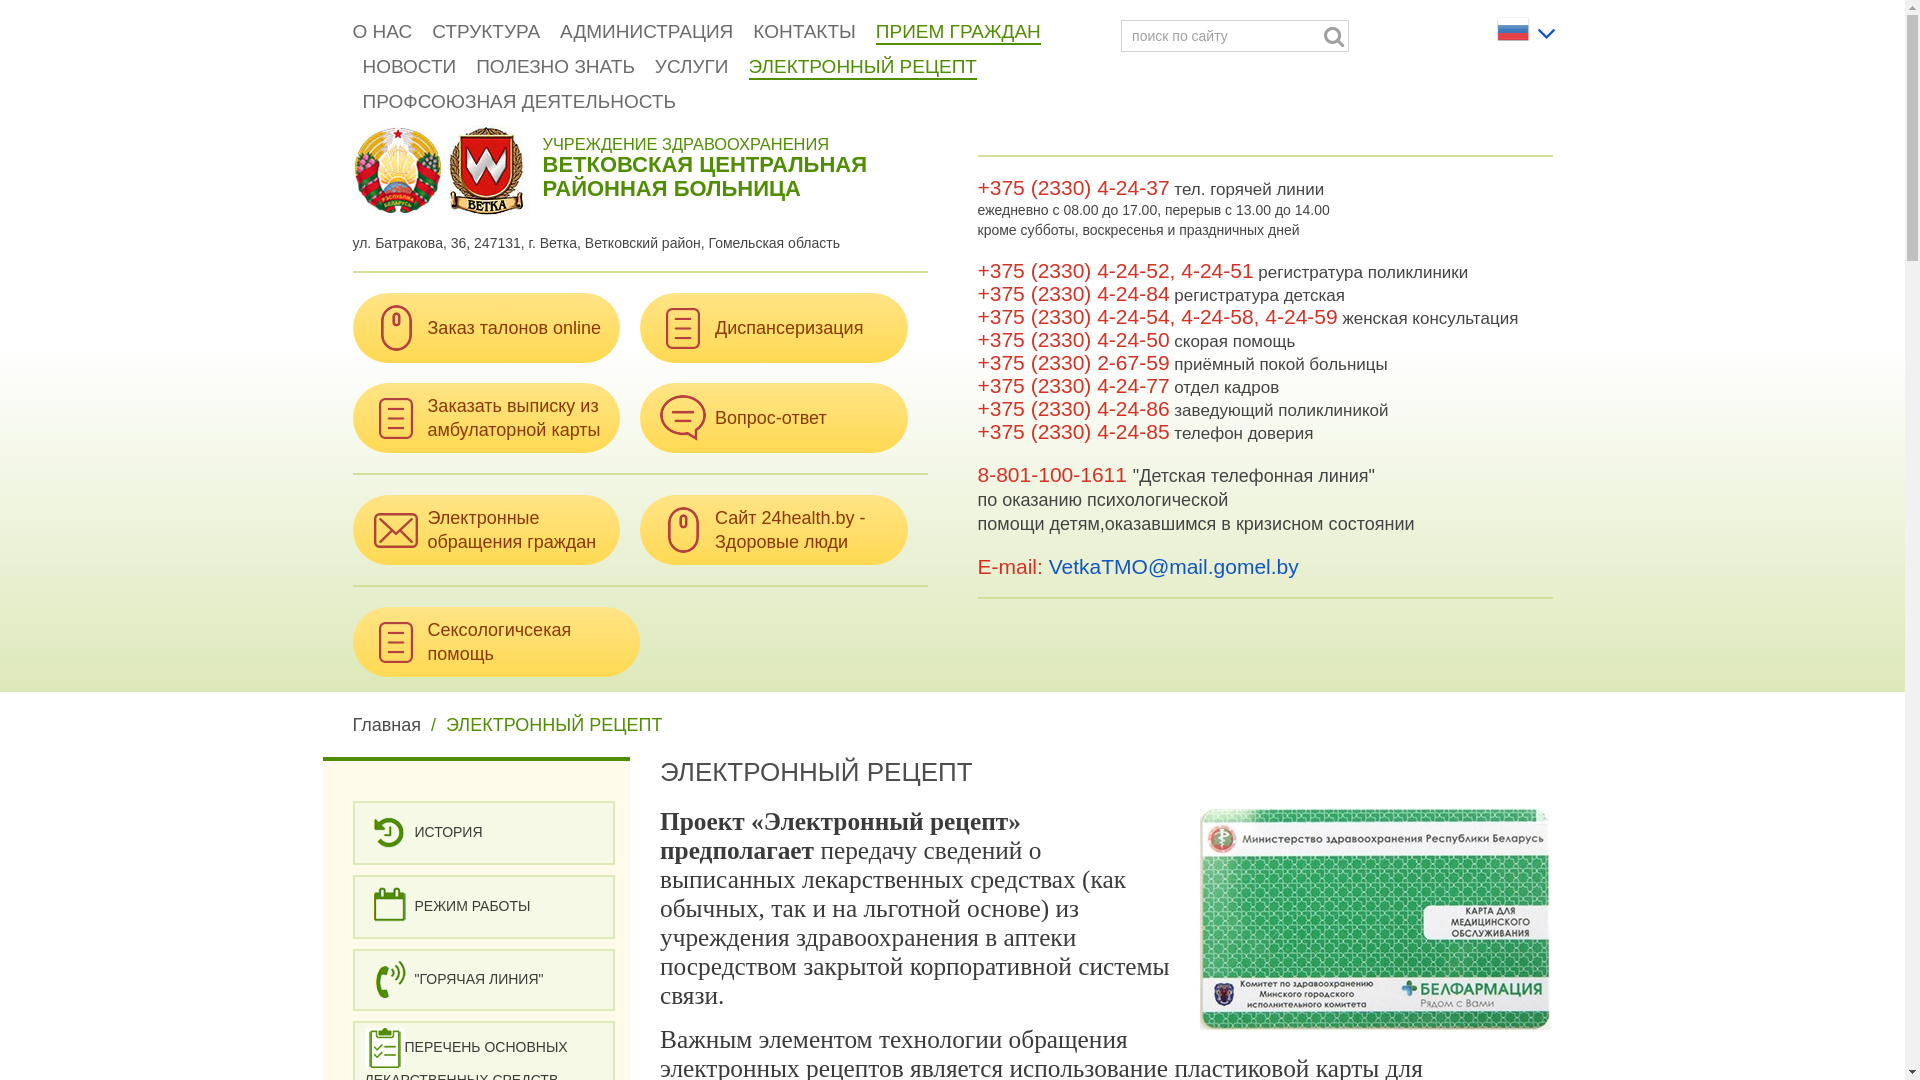 This screenshot has width=1920, height=1080. What do you see at coordinates (1174, 566) in the screenshot?
I see `'VetkaTMO@mail.gomel.by'` at bounding box center [1174, 566].